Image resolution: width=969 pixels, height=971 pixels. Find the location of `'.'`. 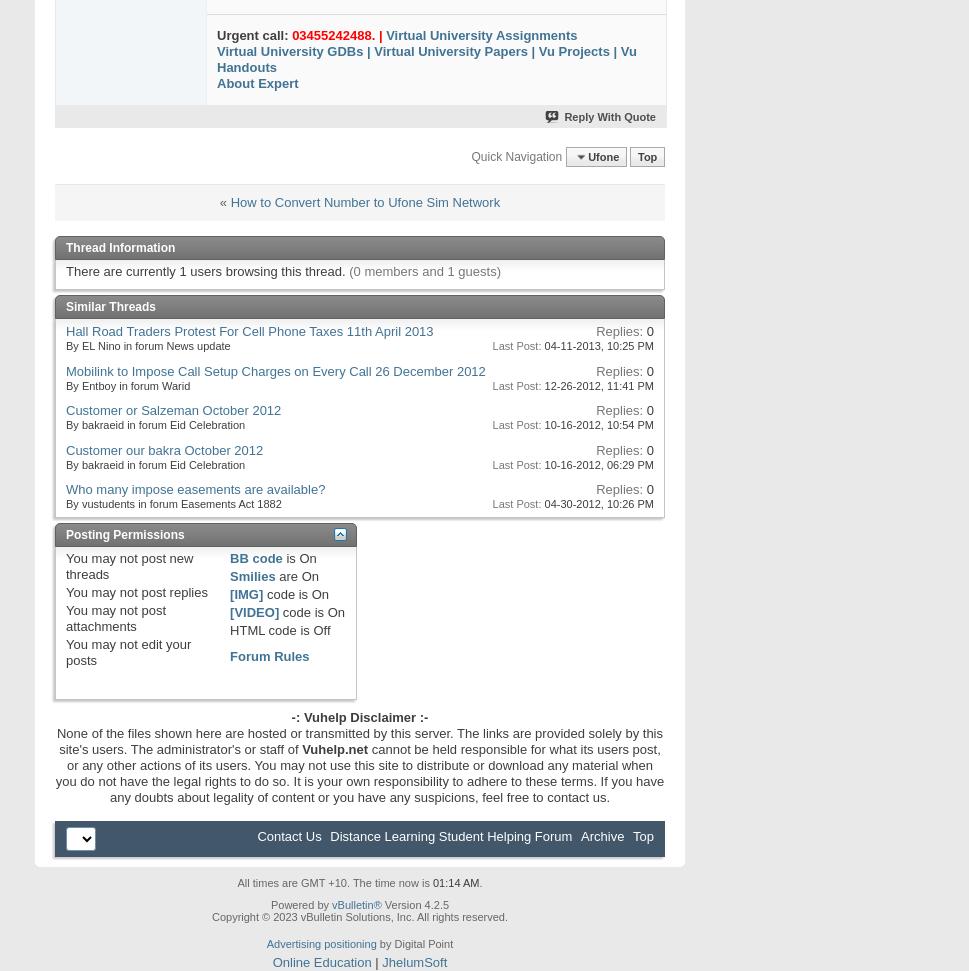

'.' is located at coordinates (480, 881).